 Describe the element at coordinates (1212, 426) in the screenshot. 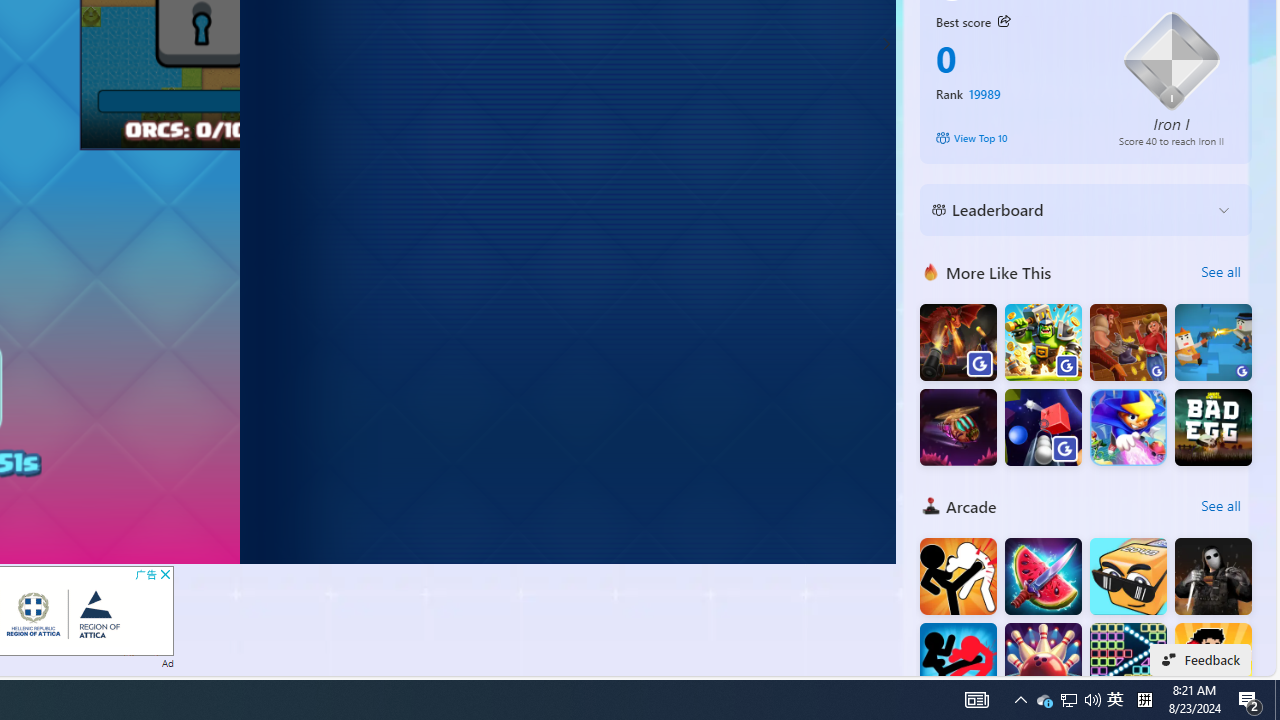

I see `'Bad Egg'` at that location.